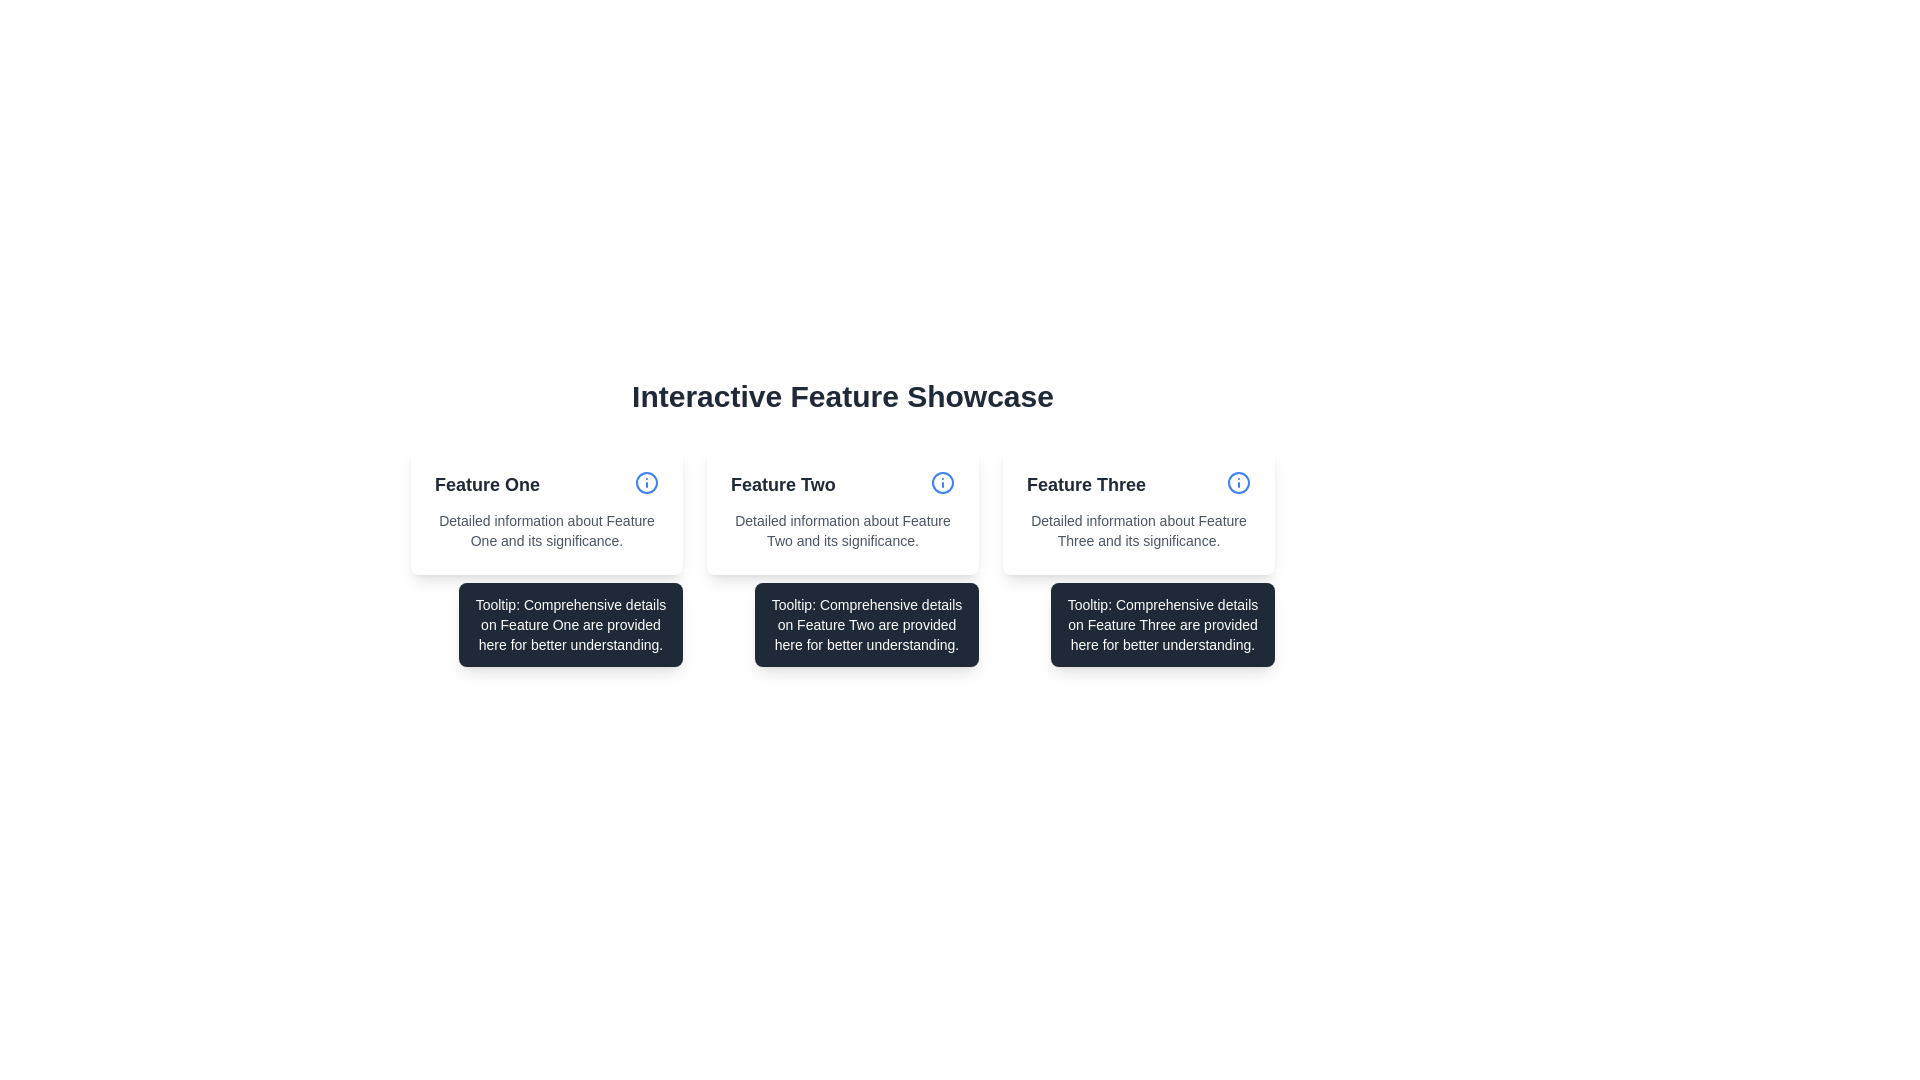 This screenshot has height=1080, width=1920. Describe the element at coordinates (1237, 485) in the screenshot. I see `the icon in the top-right corner of the 'Feature Three' card` at that location.